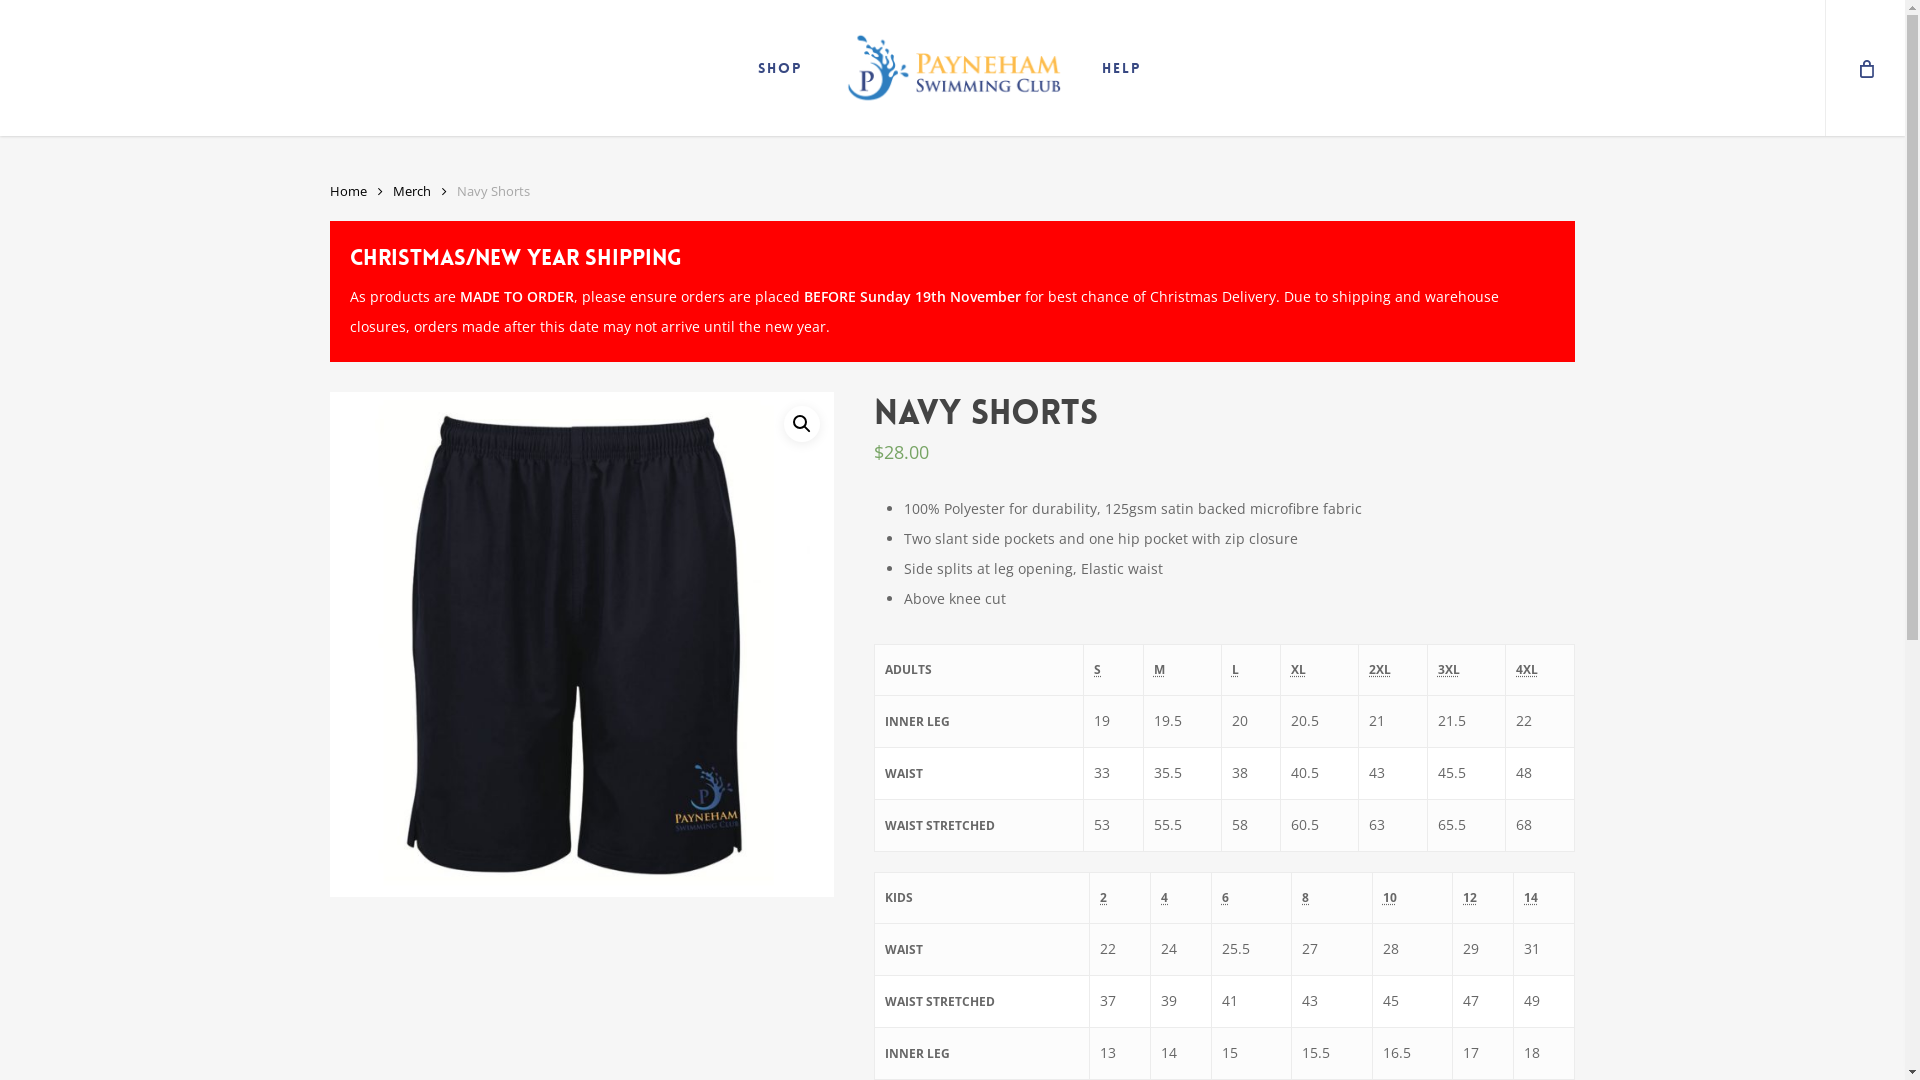 This screenshot has height=1080, width=1920. What do you see at coordinates (778, 67) in the screenshot?
I see `'Shop'` at bounding box center [778, 67].